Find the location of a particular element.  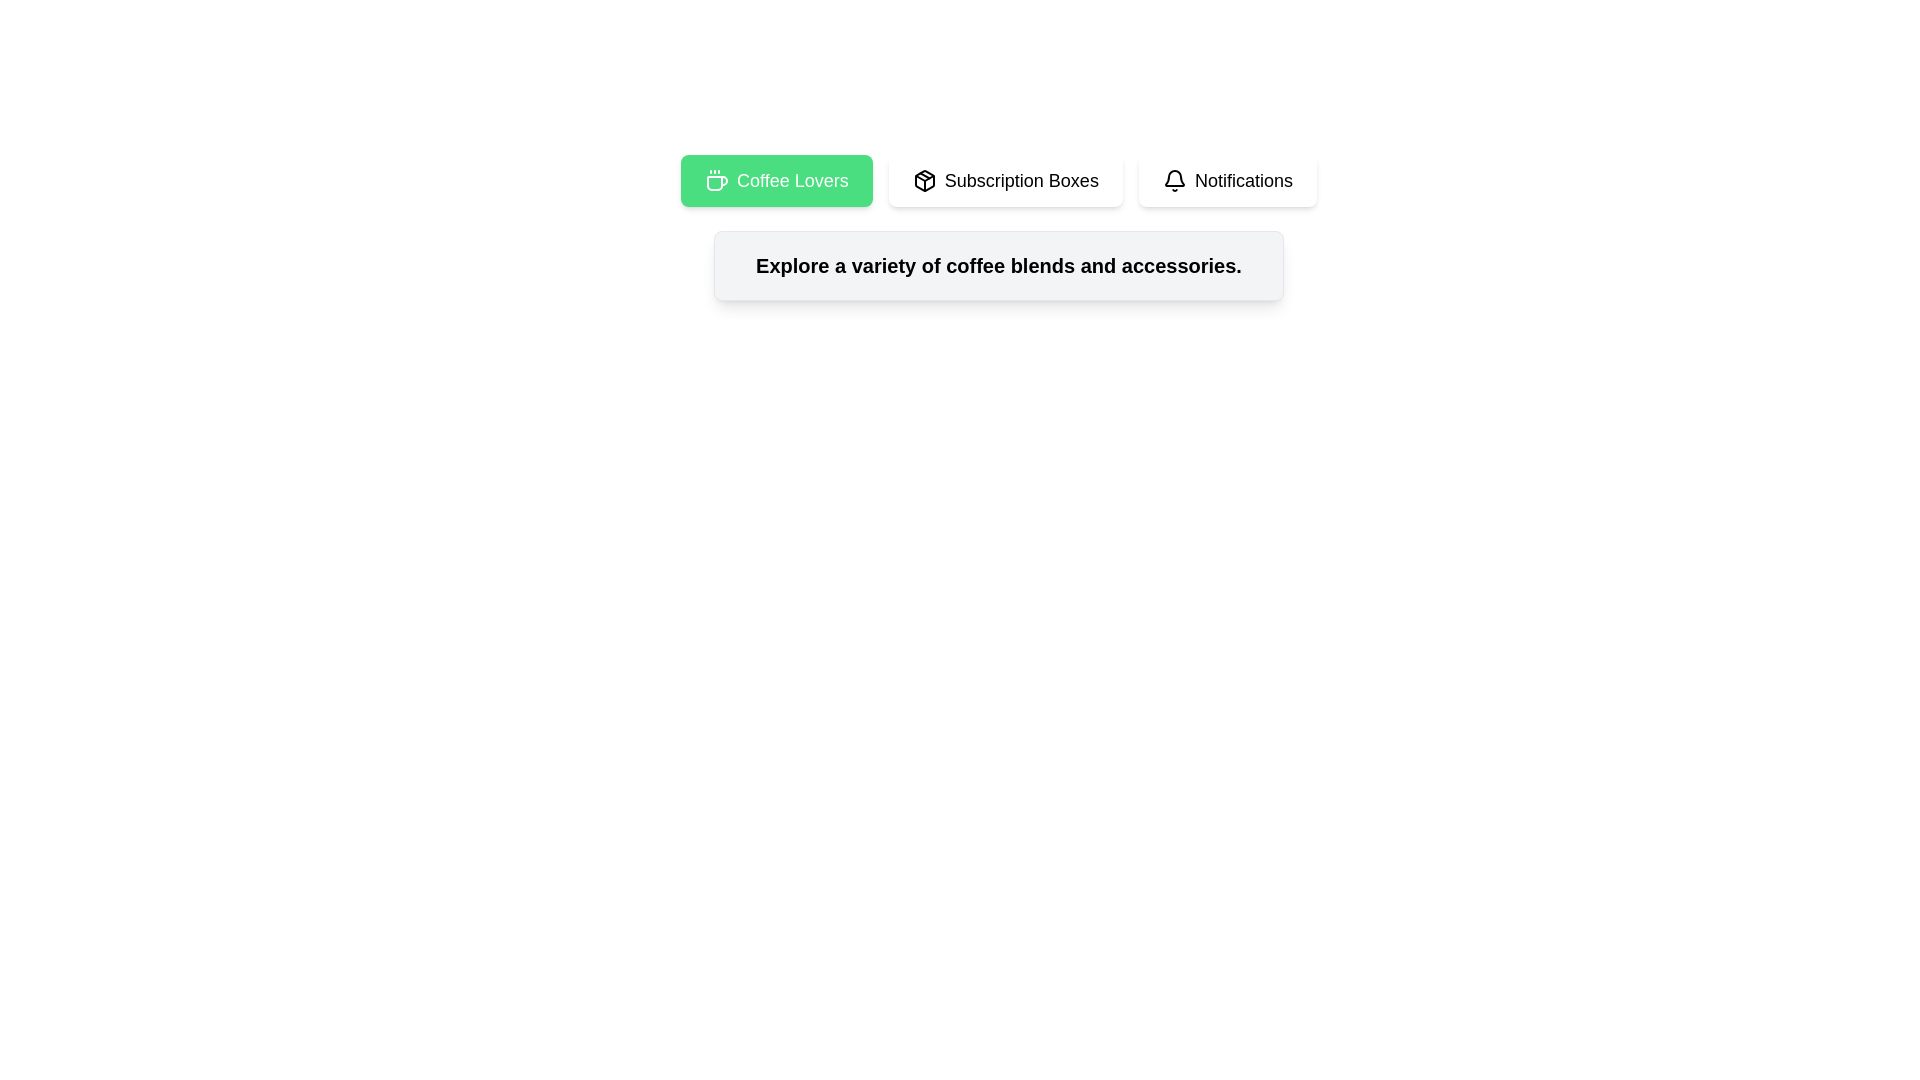

the 'Subscription Boxes' button, which is the second button in a row of three is located at coordinates (1005, 181).